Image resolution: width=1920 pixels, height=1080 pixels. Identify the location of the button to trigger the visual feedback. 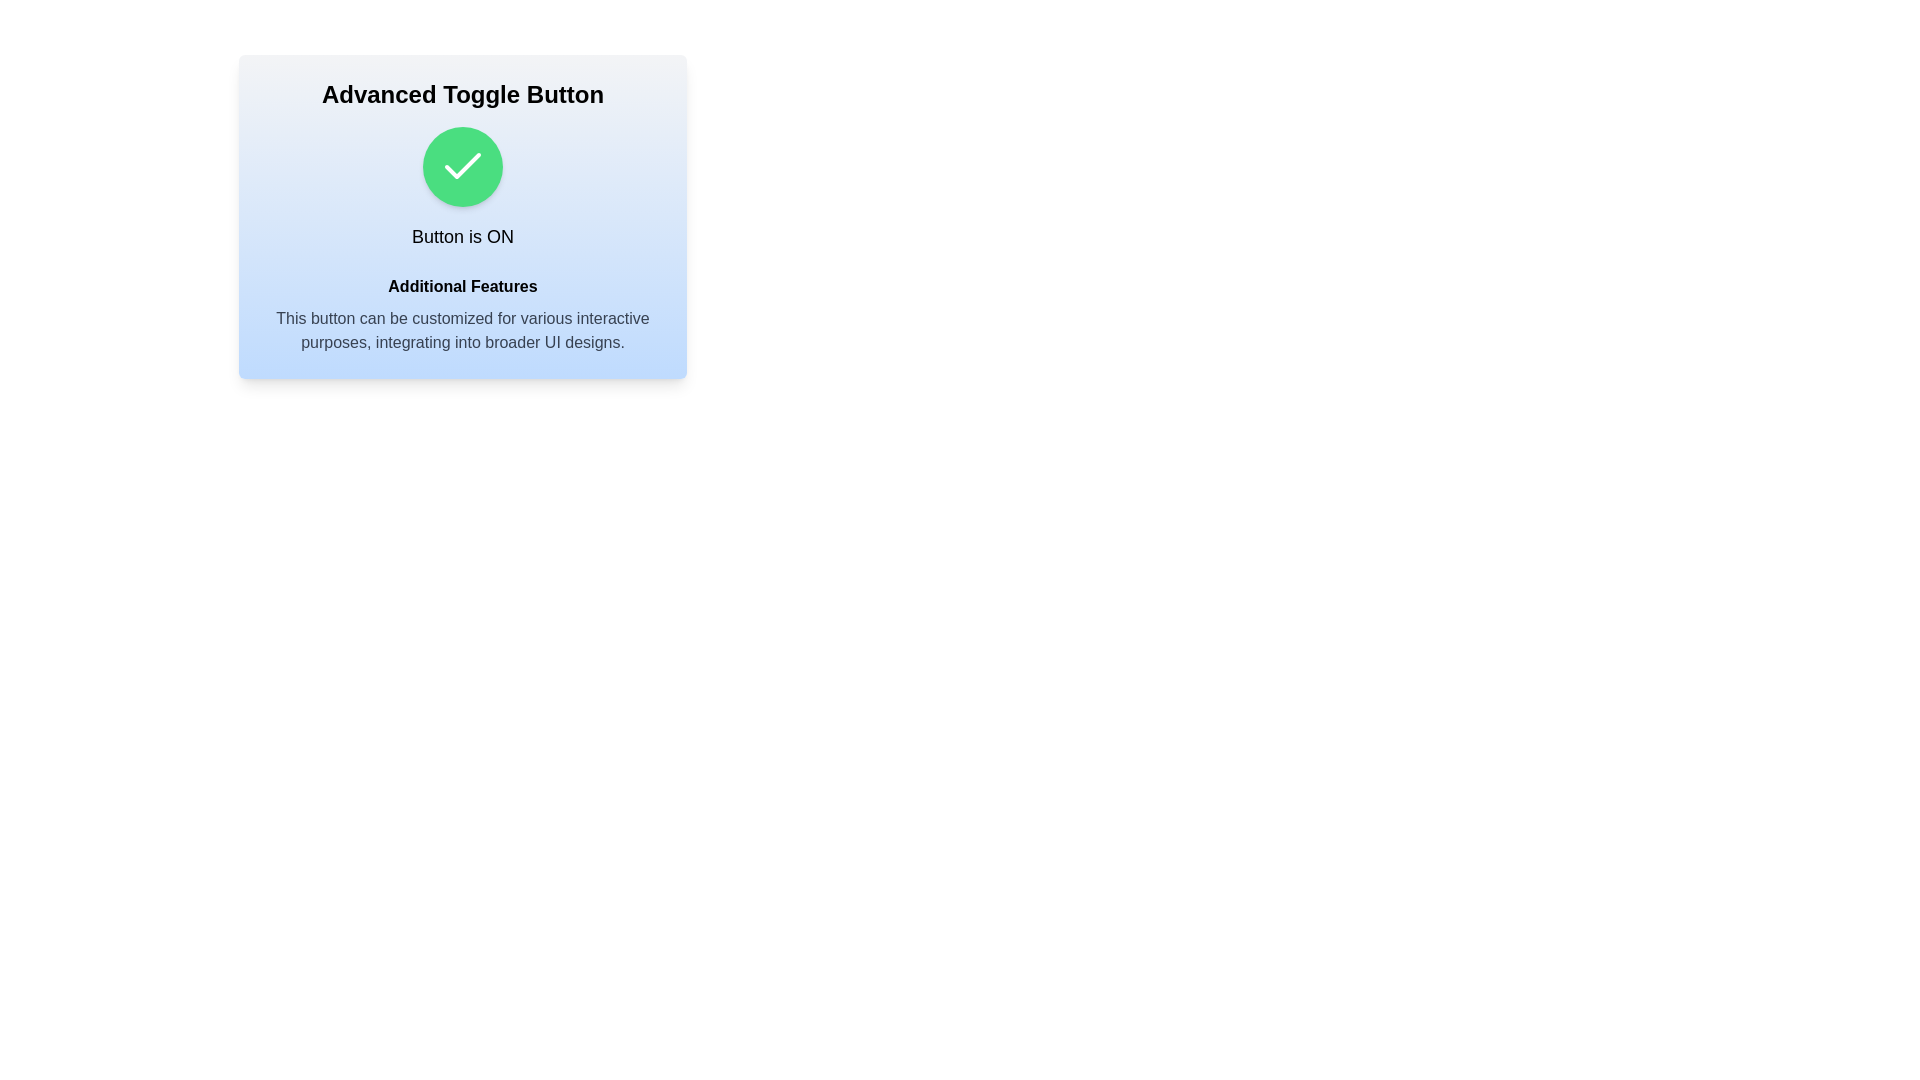
(461, 165).